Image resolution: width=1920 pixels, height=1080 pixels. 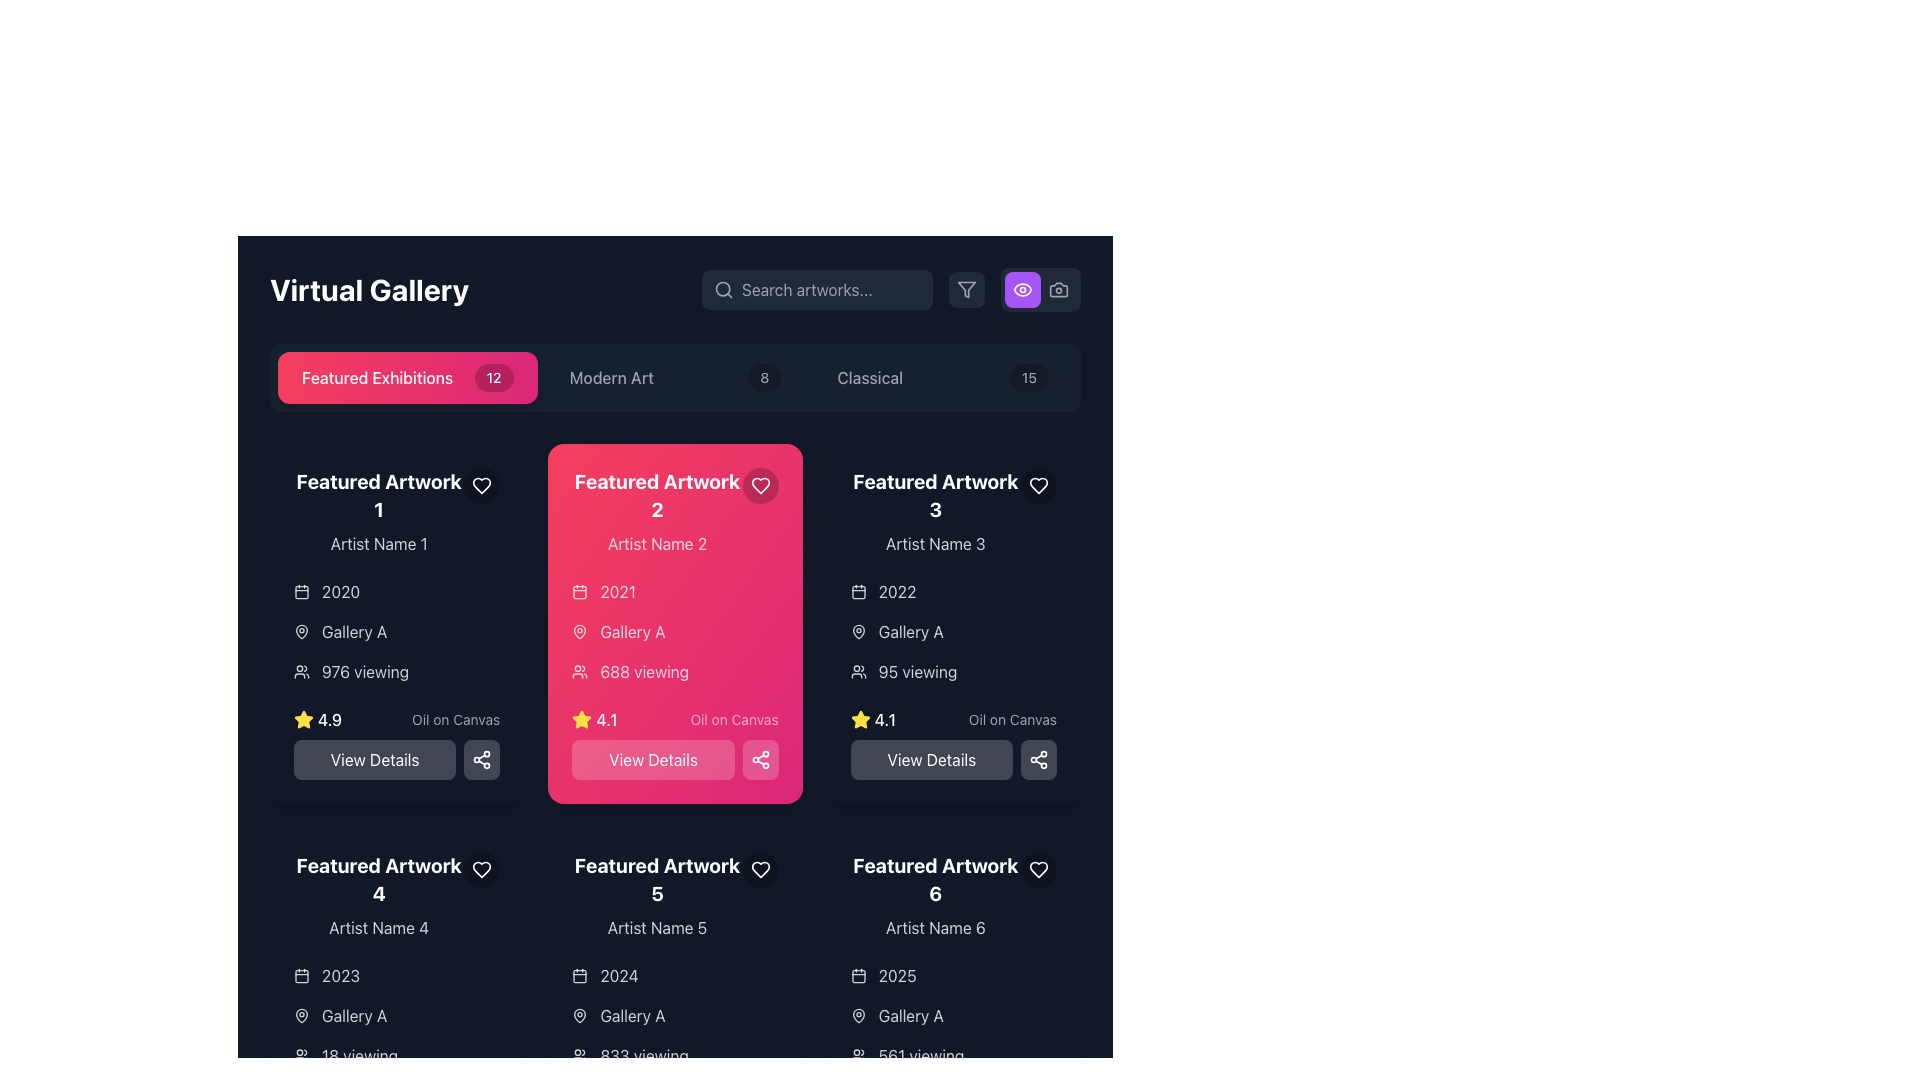 What do you see at coordinates (934, 928) in the screenshot?
I see `the label displaying 'Artist Name 6' which is located below the title 'Featured Artwork 6' in the dark-themed layout` at bounding box center [934, 928].